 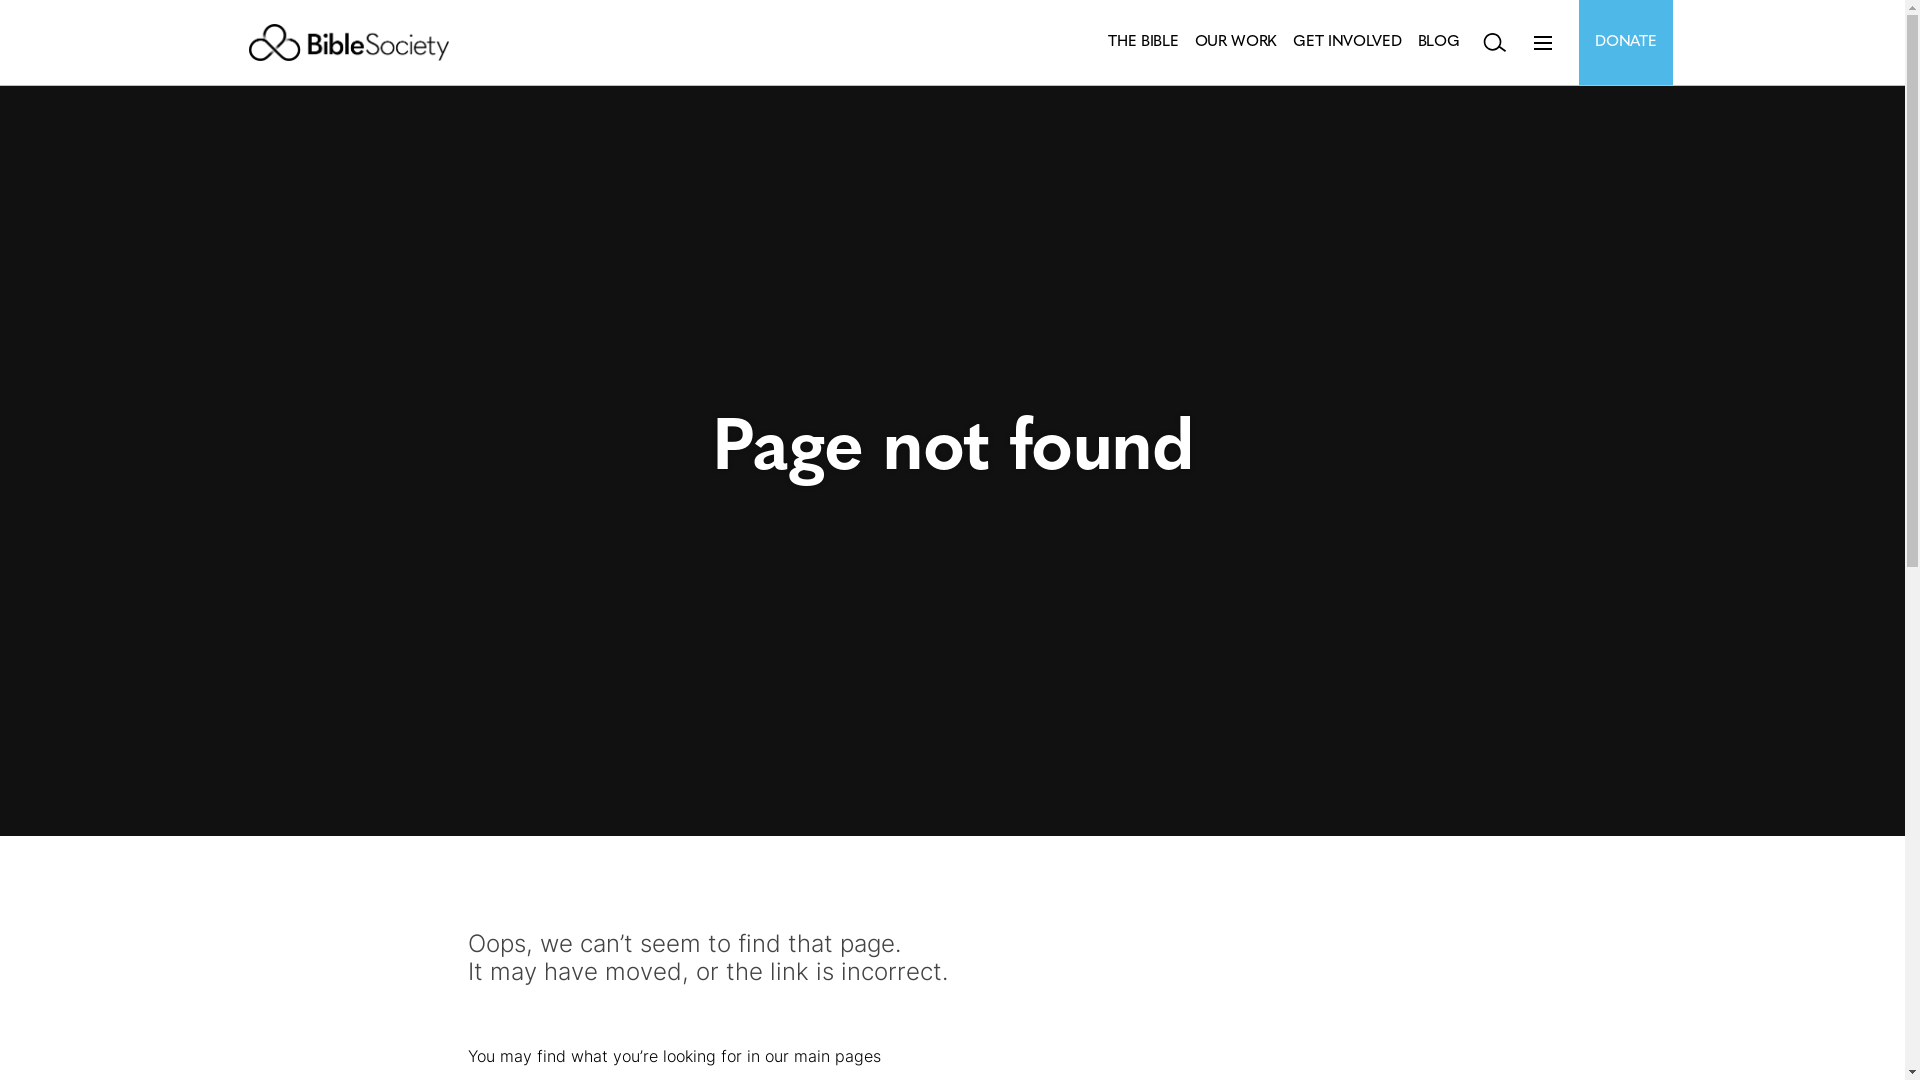 What do you see at coordinates (1195, 42) in the screenshot?
I see `'OUR WORK'` at bounding box center [1195, 42].